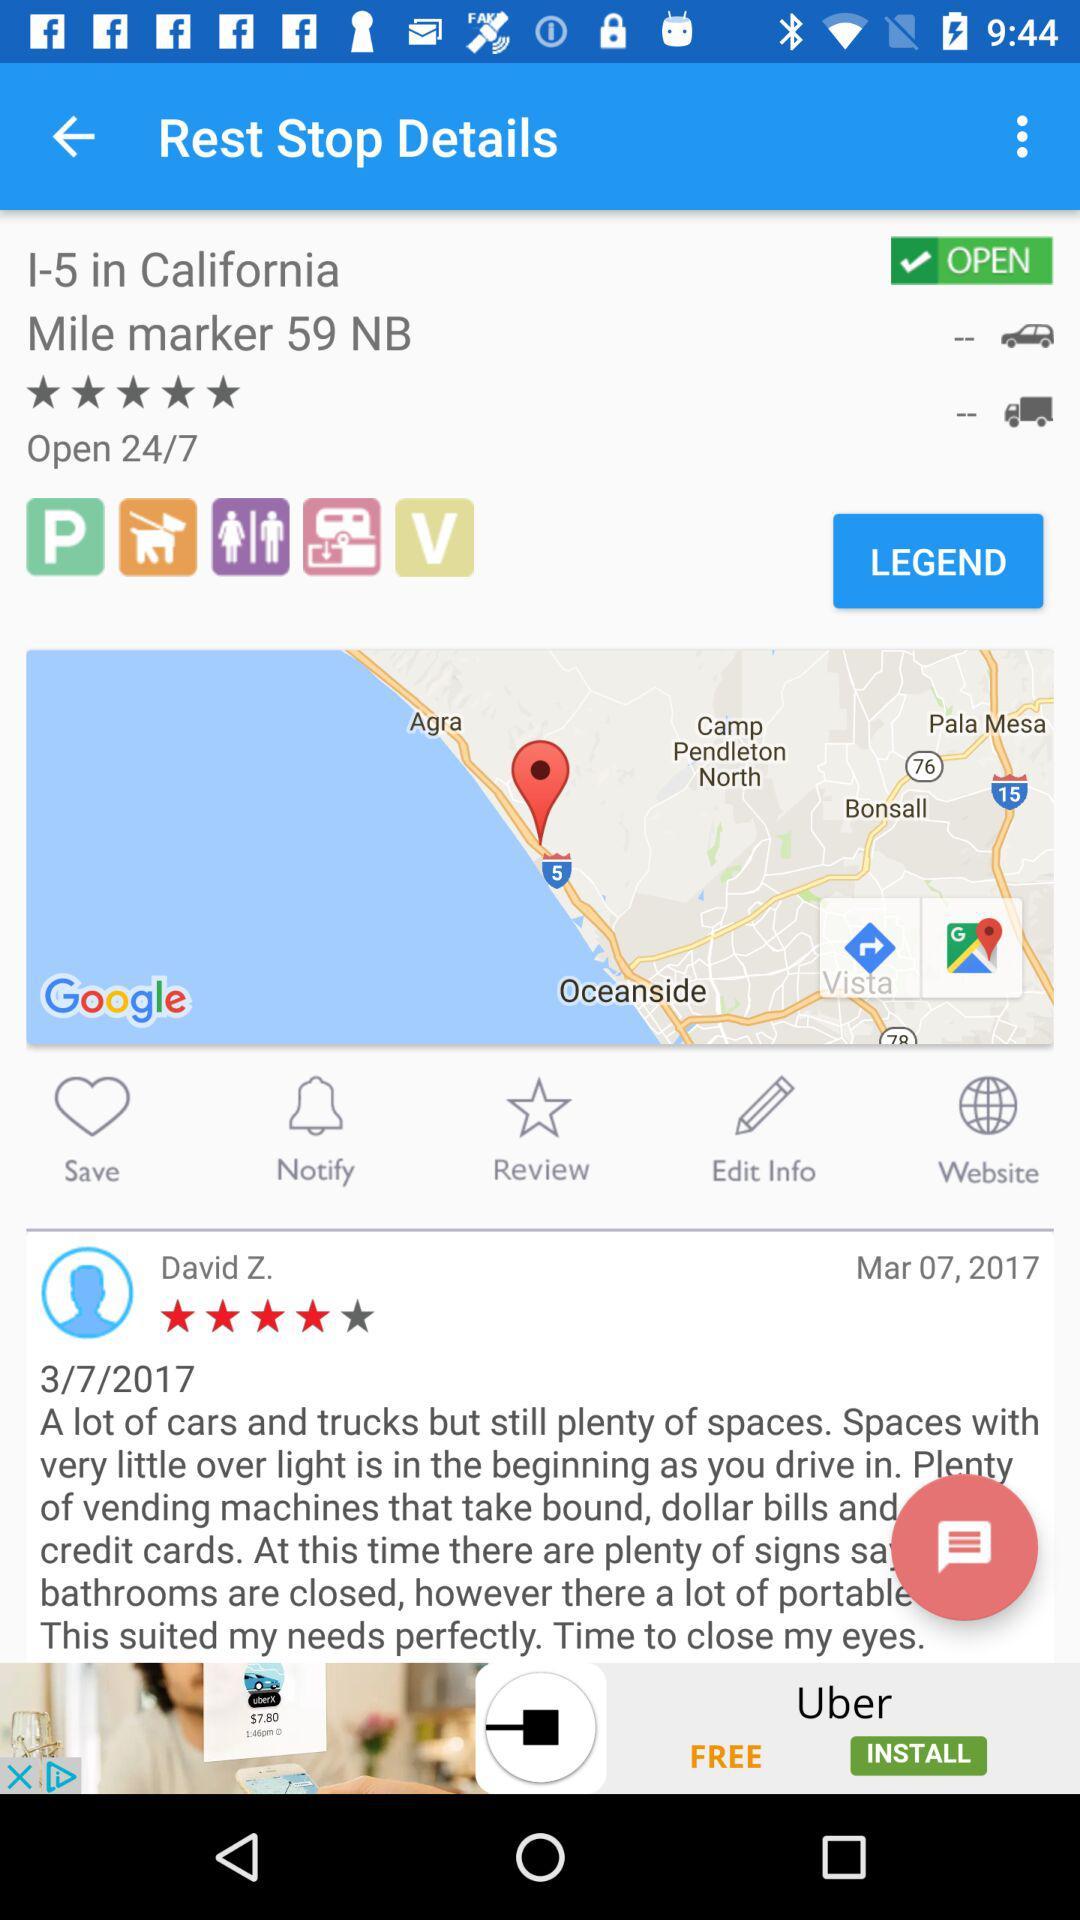 This screenshot has width=1080, height=1920. What do you see at coordinates (91, 1129) in the screenshot?
I see `search` at bounding box center [91, 1129].